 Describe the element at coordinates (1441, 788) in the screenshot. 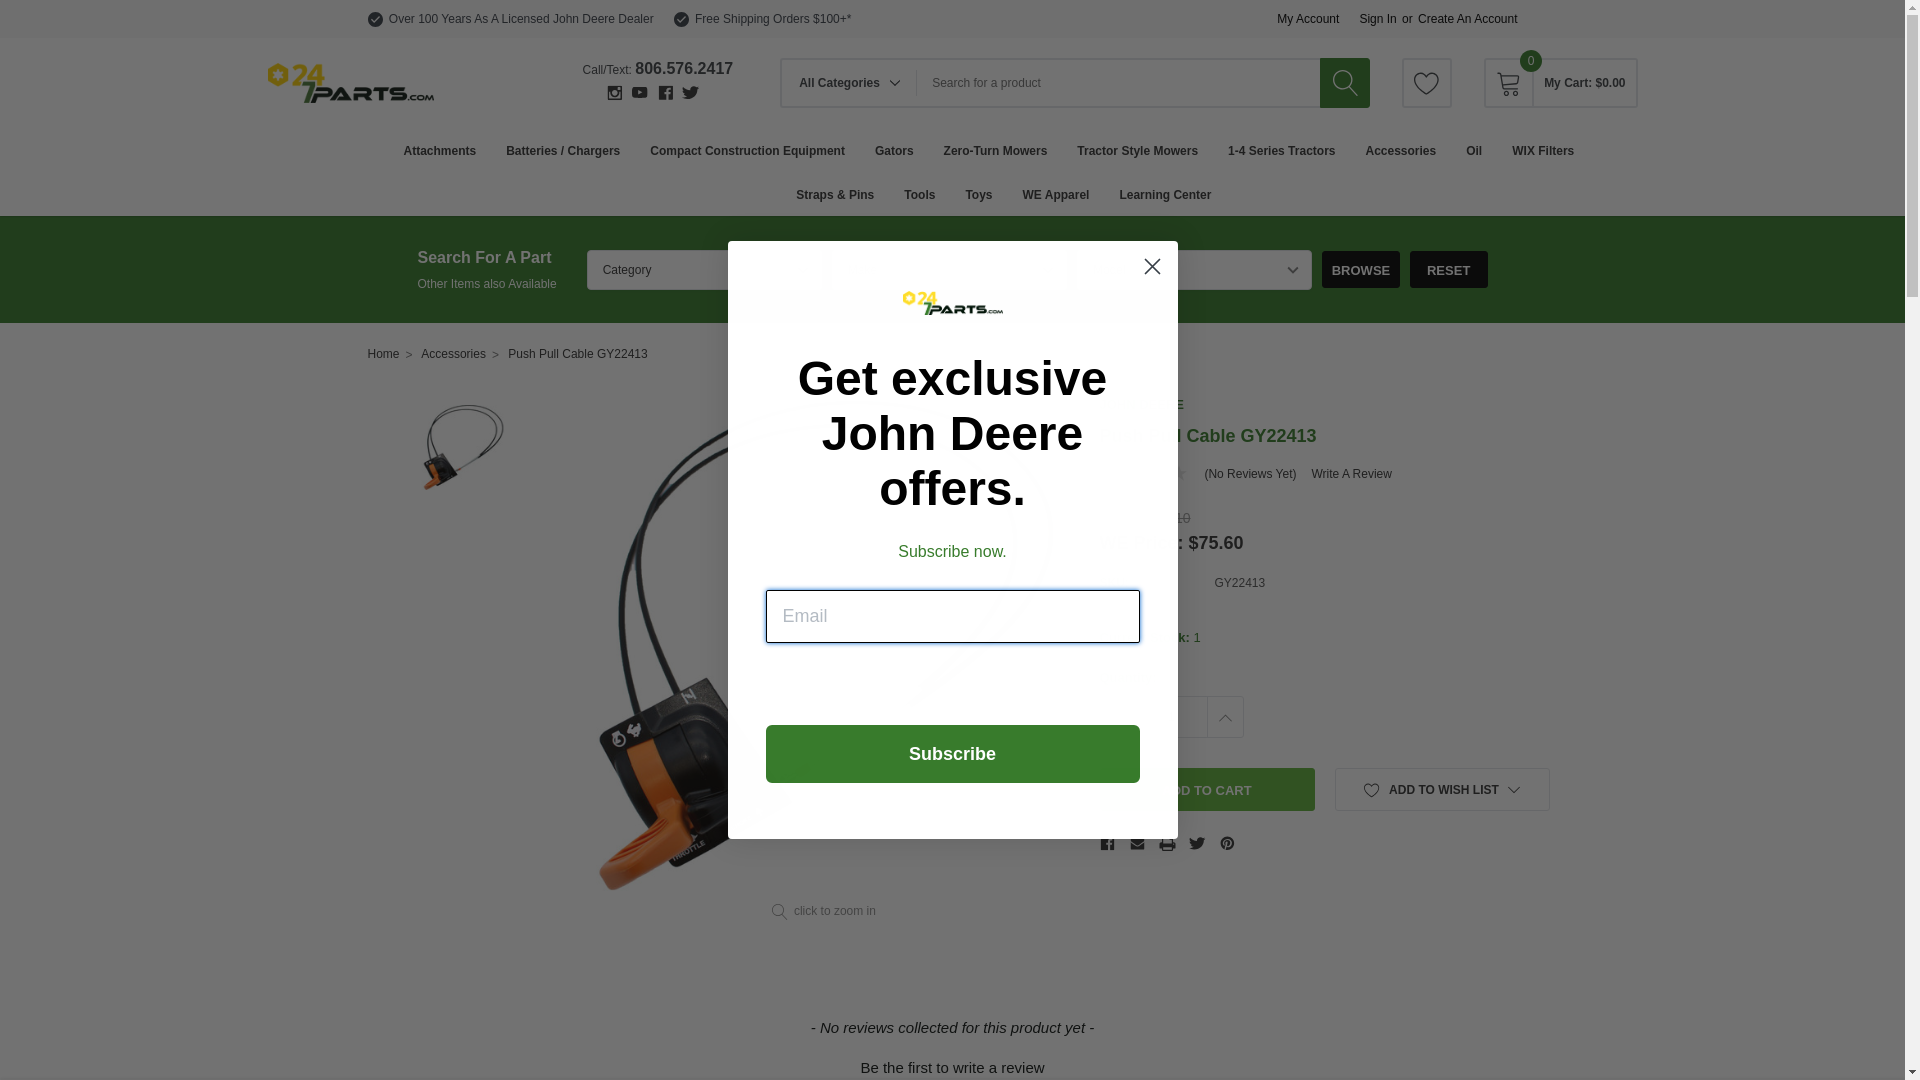

I see `'ADD TO WISH LIST'` at that location.